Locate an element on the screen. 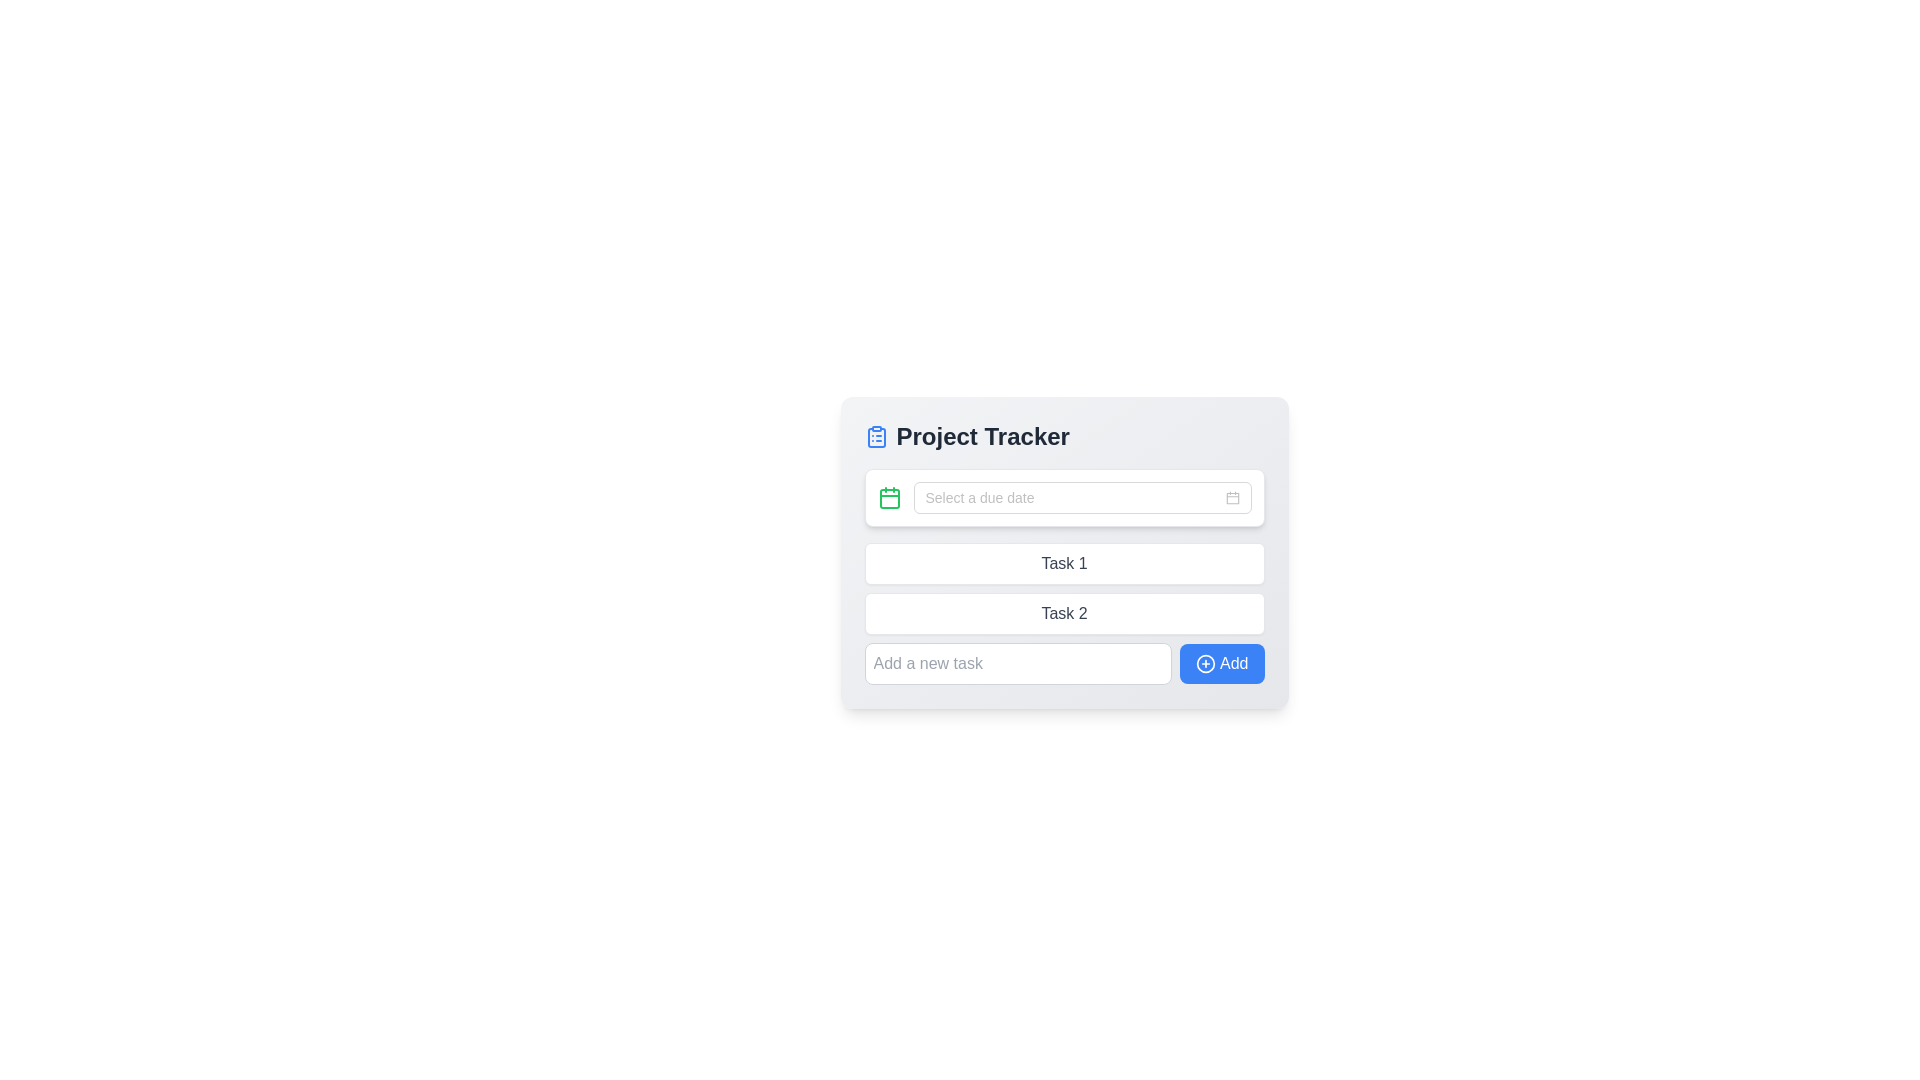 The width and height of the screenshot is (1920, 1080). the date picker icon located at the far left of the input field for selecting a date in the Project Tracker card interface is located at coordinates (888, 496).